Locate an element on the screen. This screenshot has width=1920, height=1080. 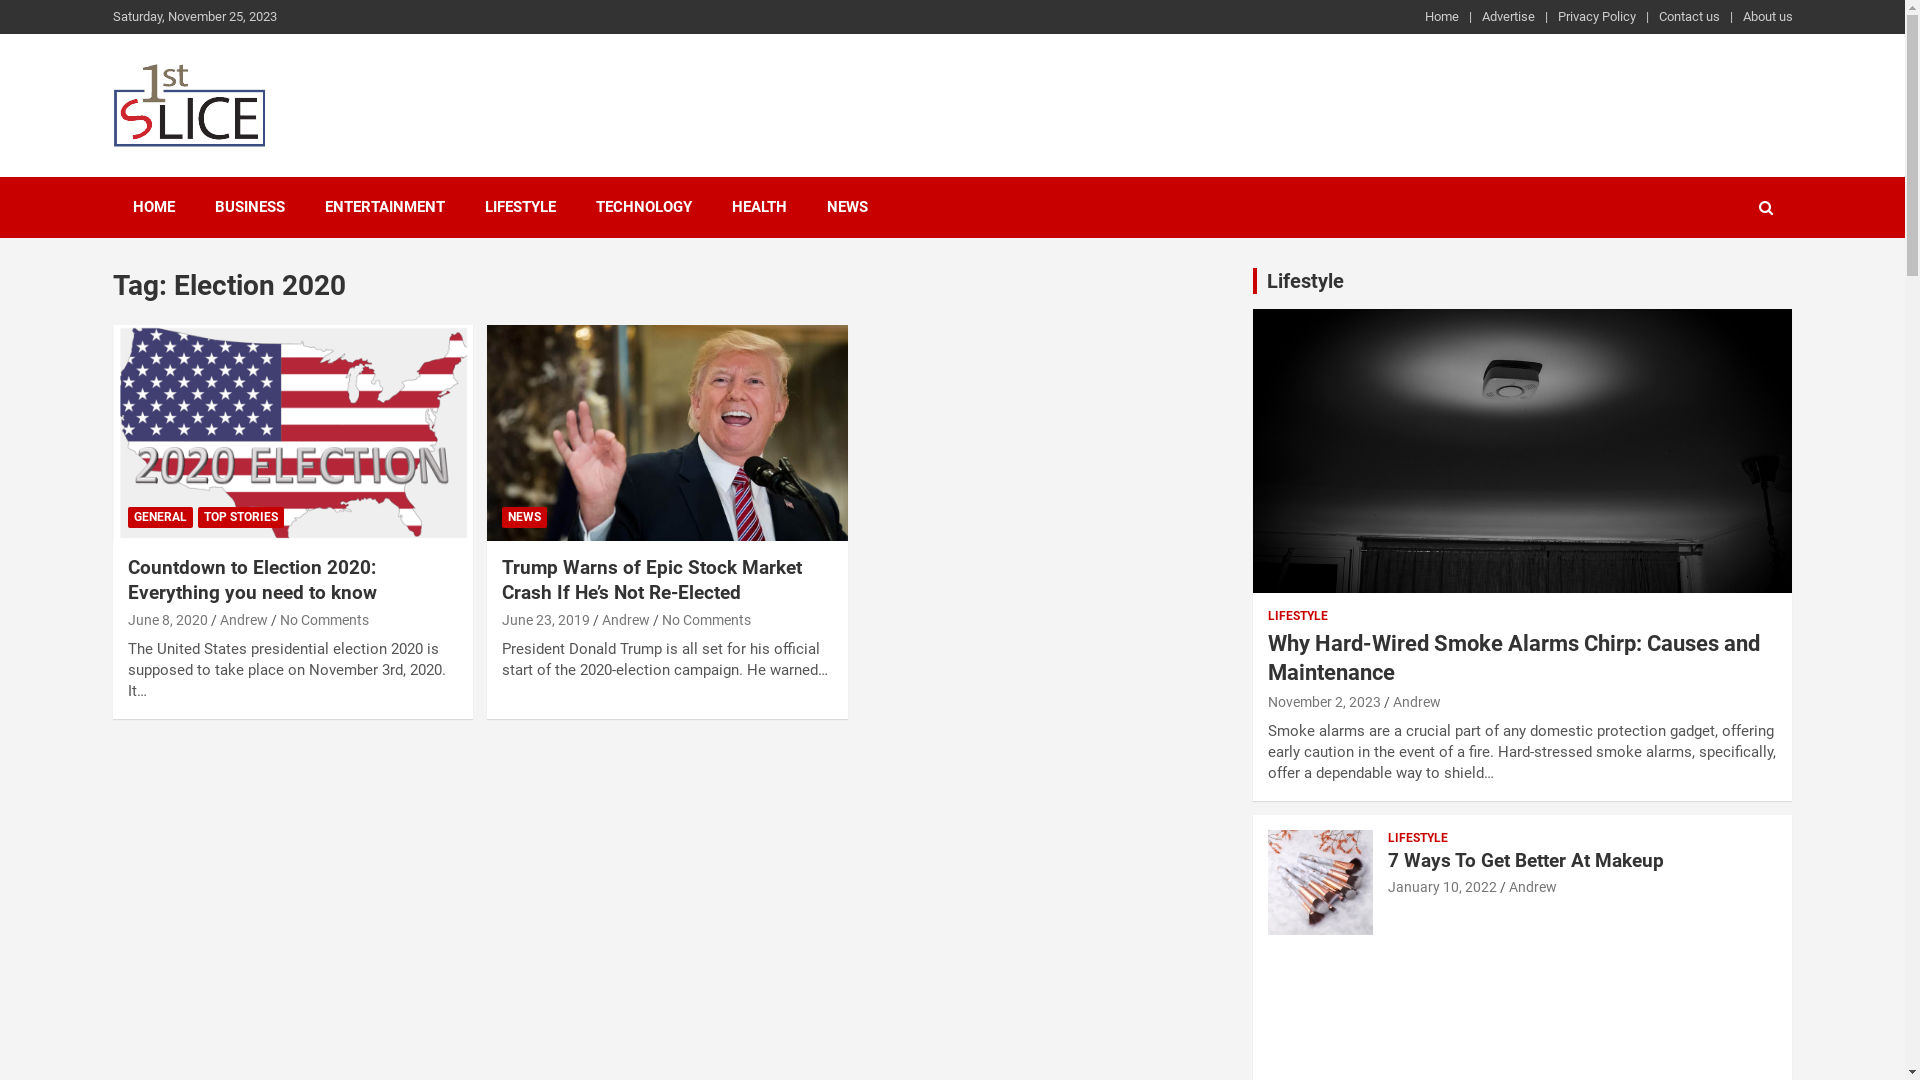
'LIFESTYLE' is located at coordinates (1386, 838).